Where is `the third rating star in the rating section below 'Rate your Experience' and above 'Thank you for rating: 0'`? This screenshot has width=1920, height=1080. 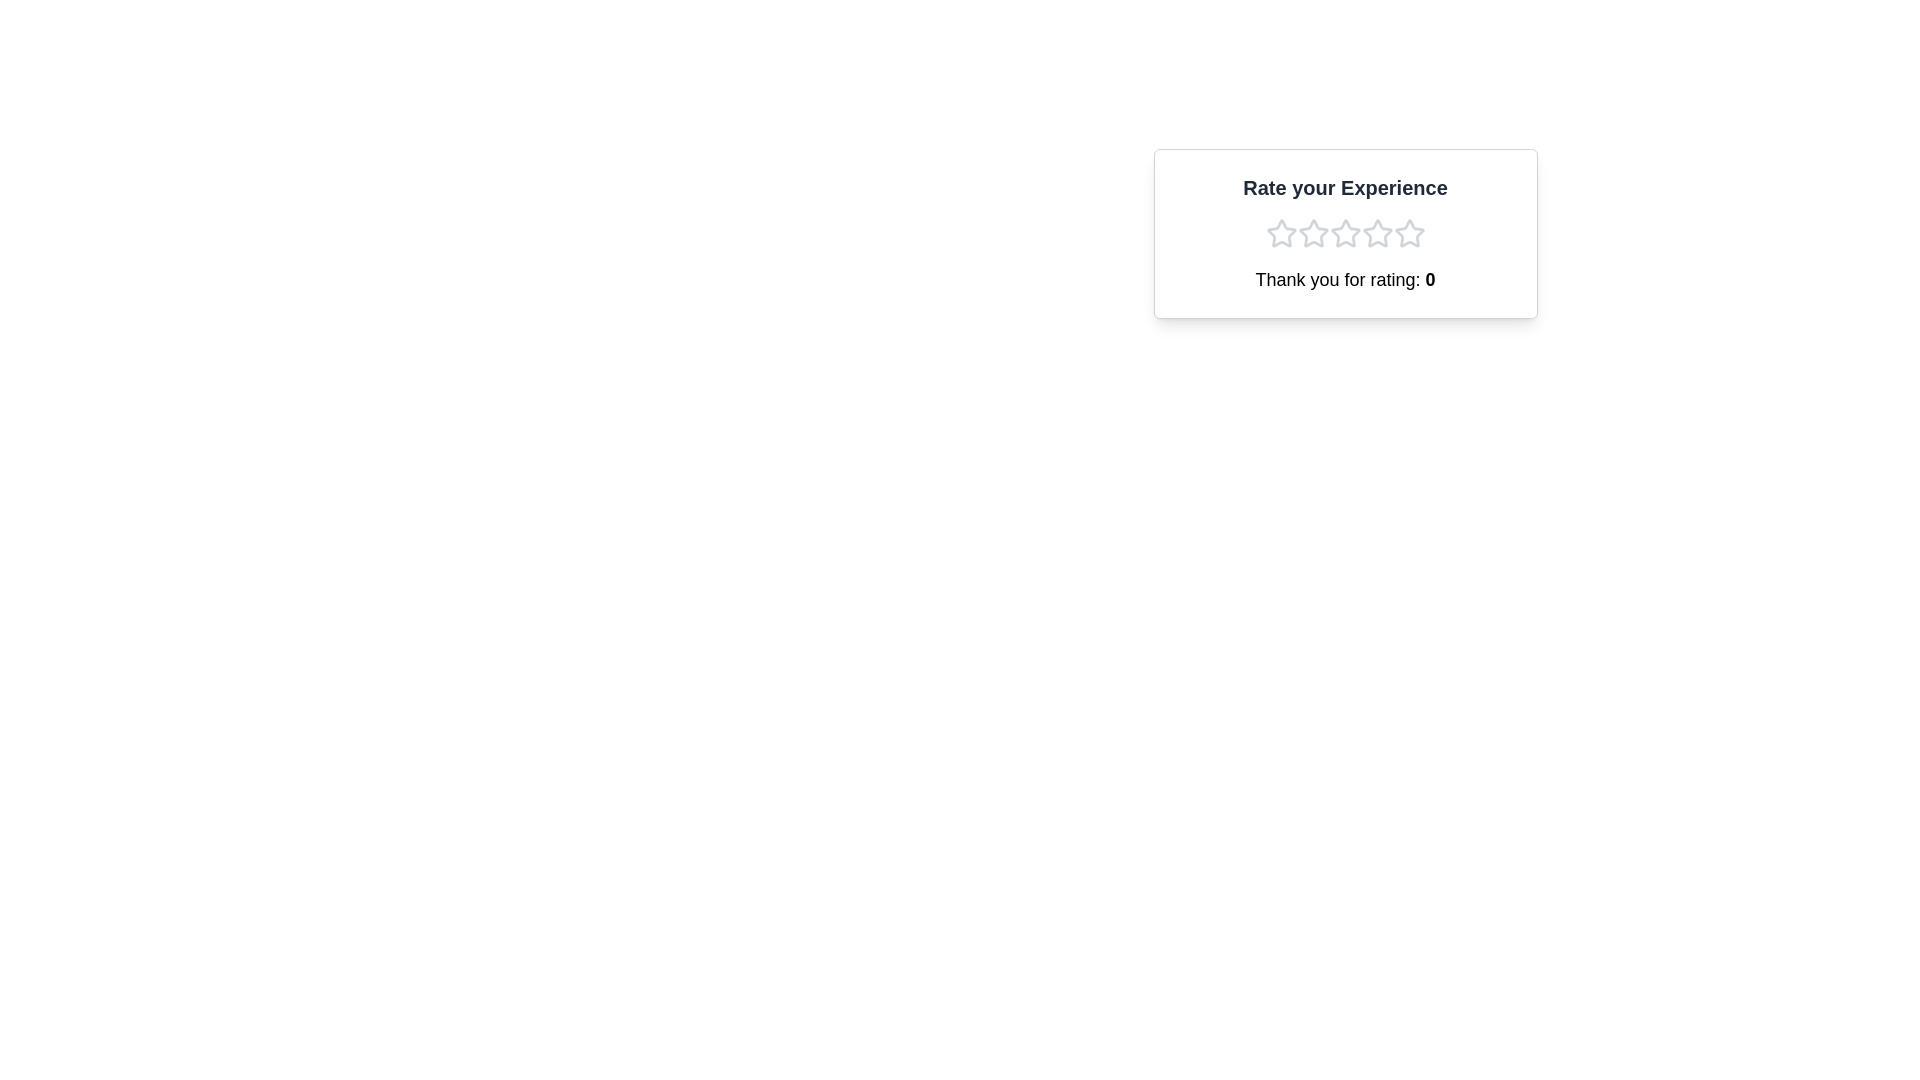
the third rating star in the rating section below 'Rate your Experience' and above 'Thank you for rating: 0' is located at coordinates (1345, 233).